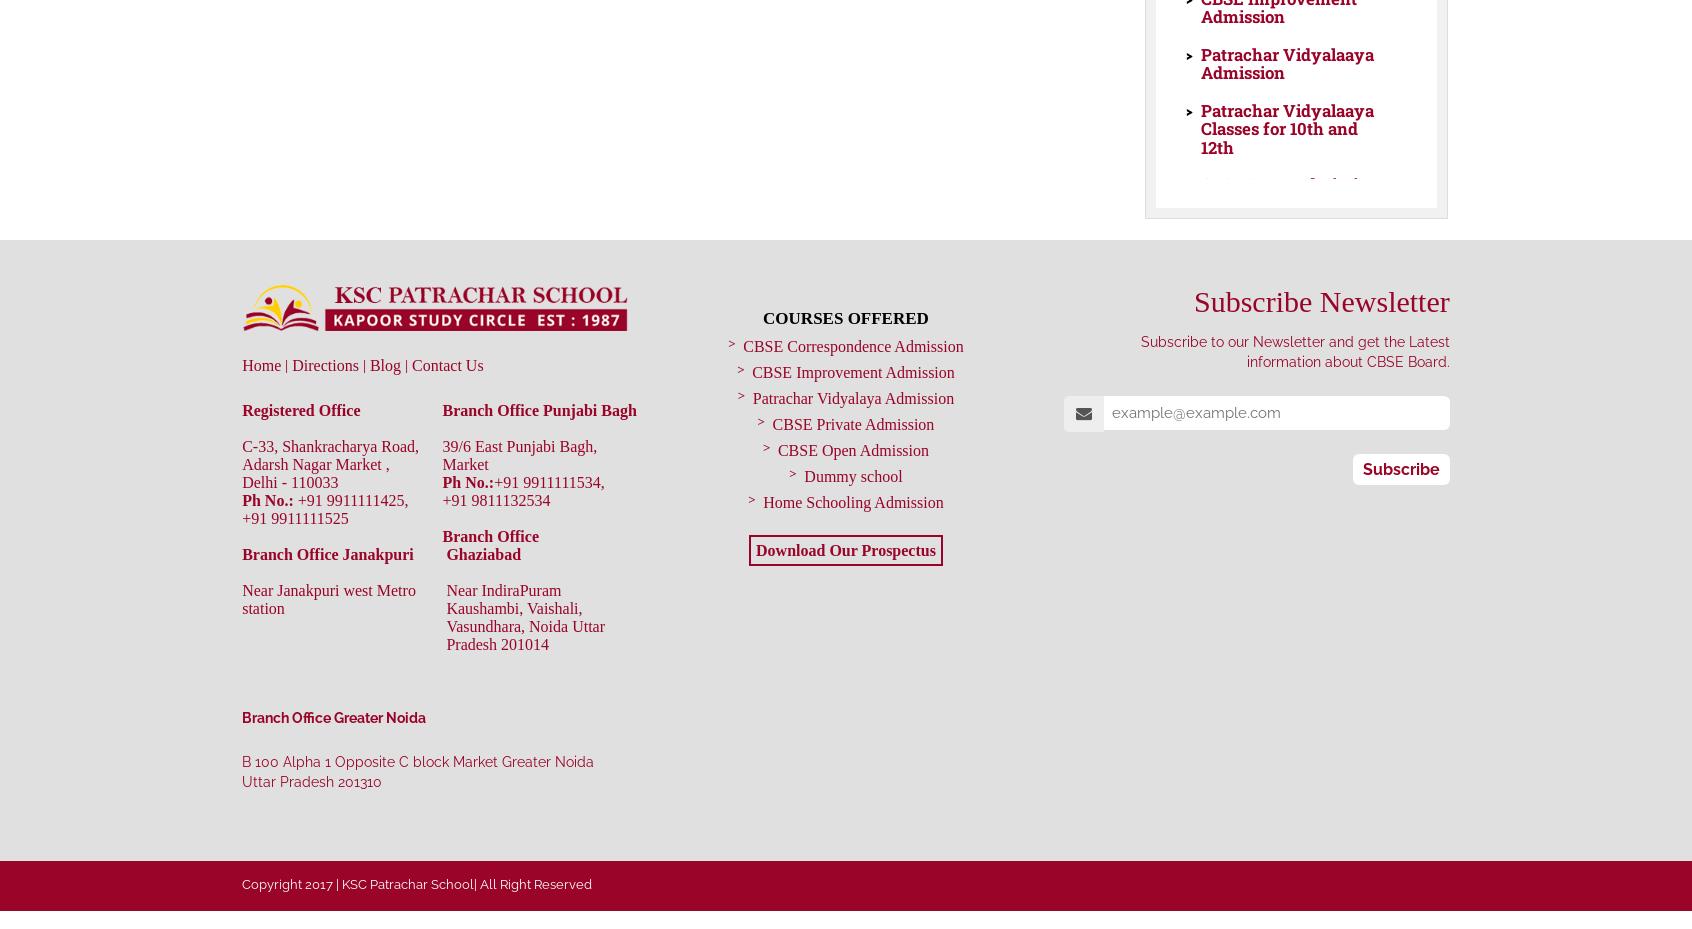  What do you see at coordinates (539, 408) in the screenshot?
I see `'Branch Office Punjabi Bagh'` at bounding box center [539, 408].